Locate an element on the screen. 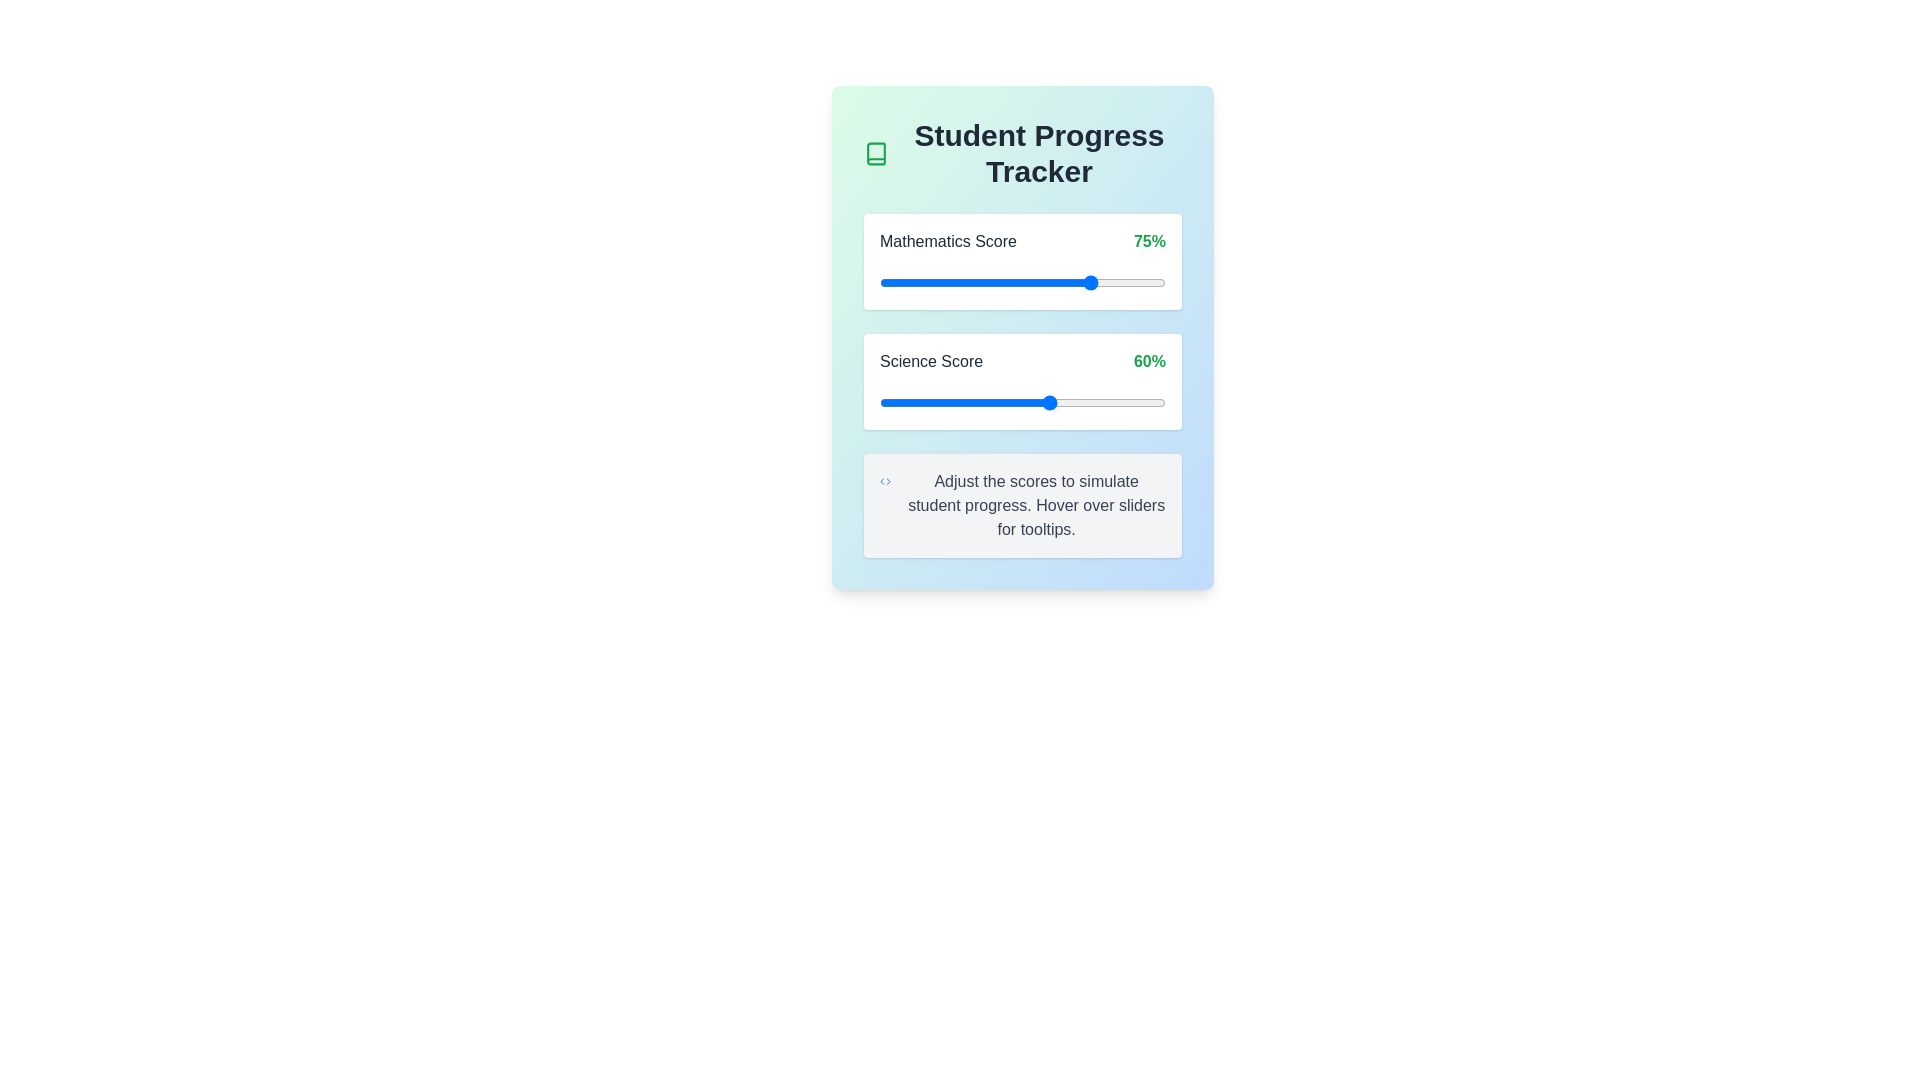  the Science Score slider to 94% is located at coordinates (1148, 402).